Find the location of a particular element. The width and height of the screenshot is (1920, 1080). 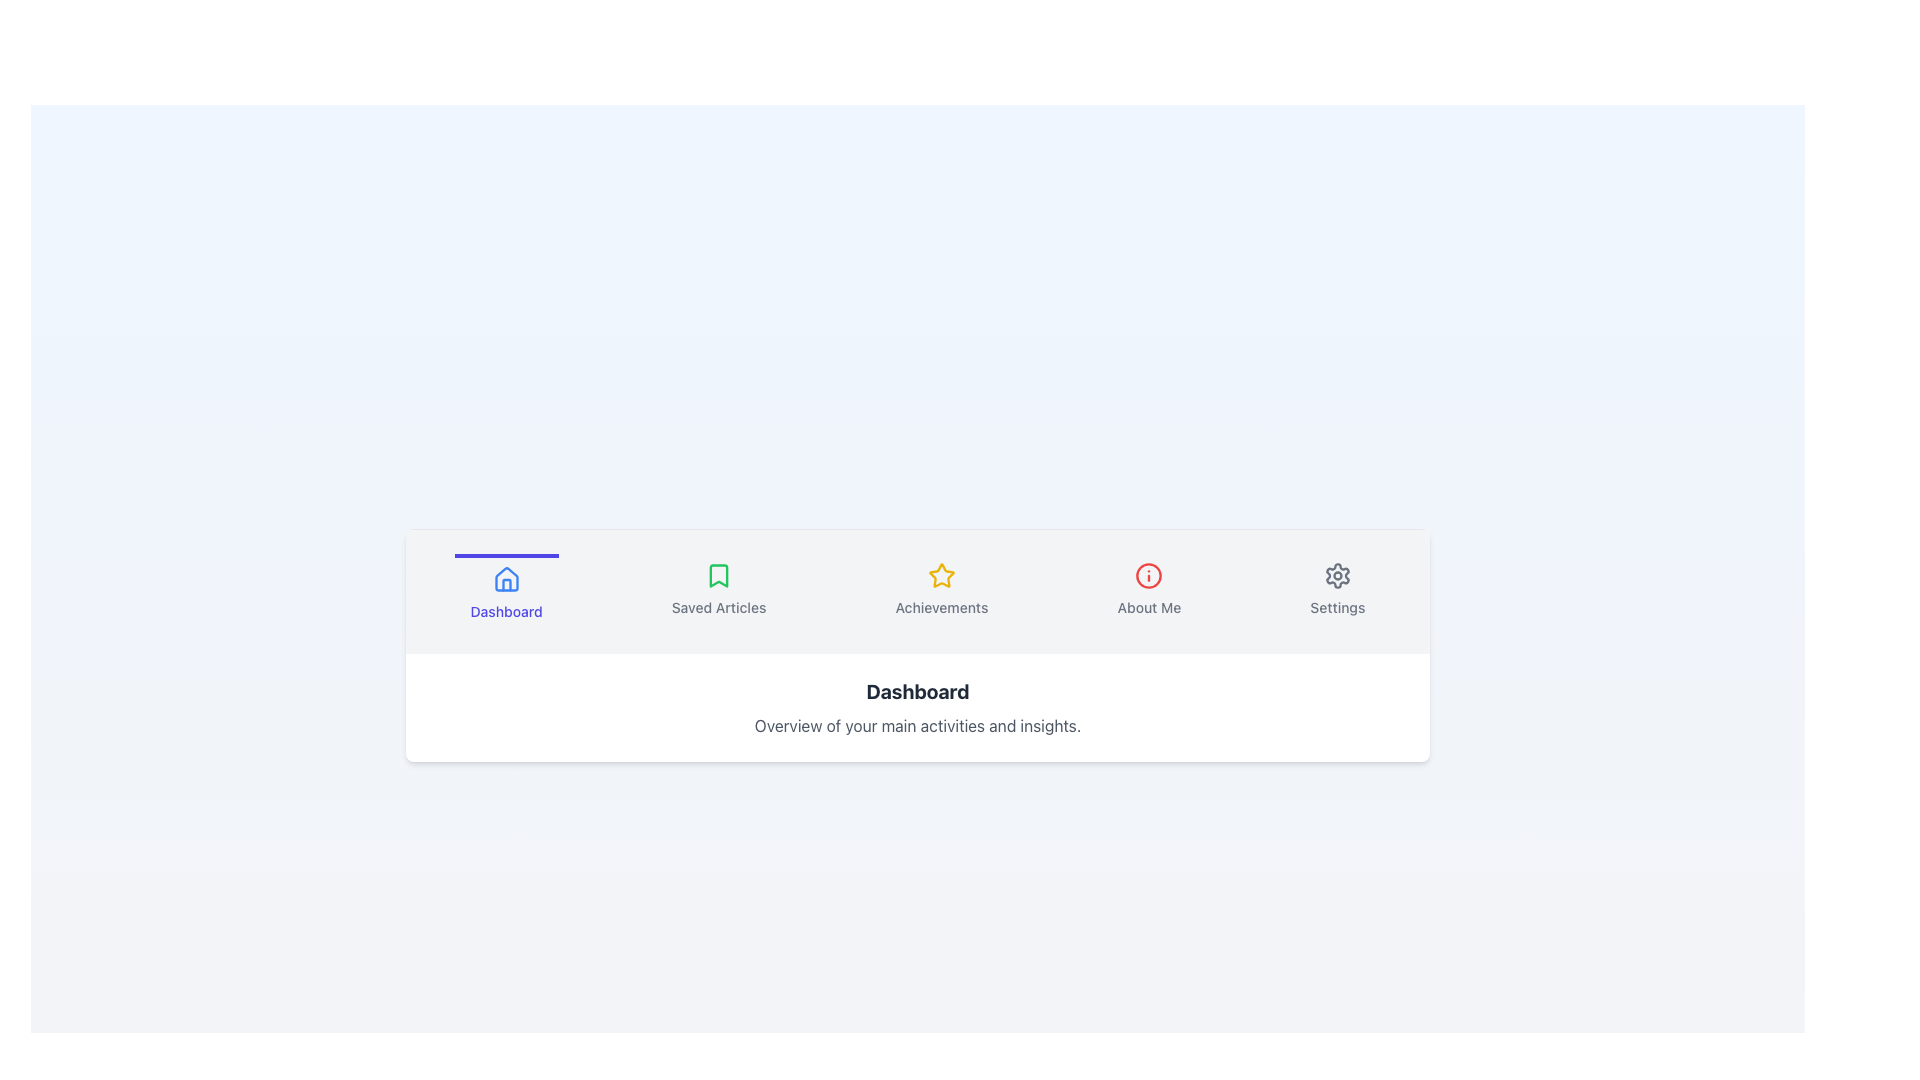

the circular 'About Me' button with the information symbol ('i') in red color is located at coordinates (1149, 590).